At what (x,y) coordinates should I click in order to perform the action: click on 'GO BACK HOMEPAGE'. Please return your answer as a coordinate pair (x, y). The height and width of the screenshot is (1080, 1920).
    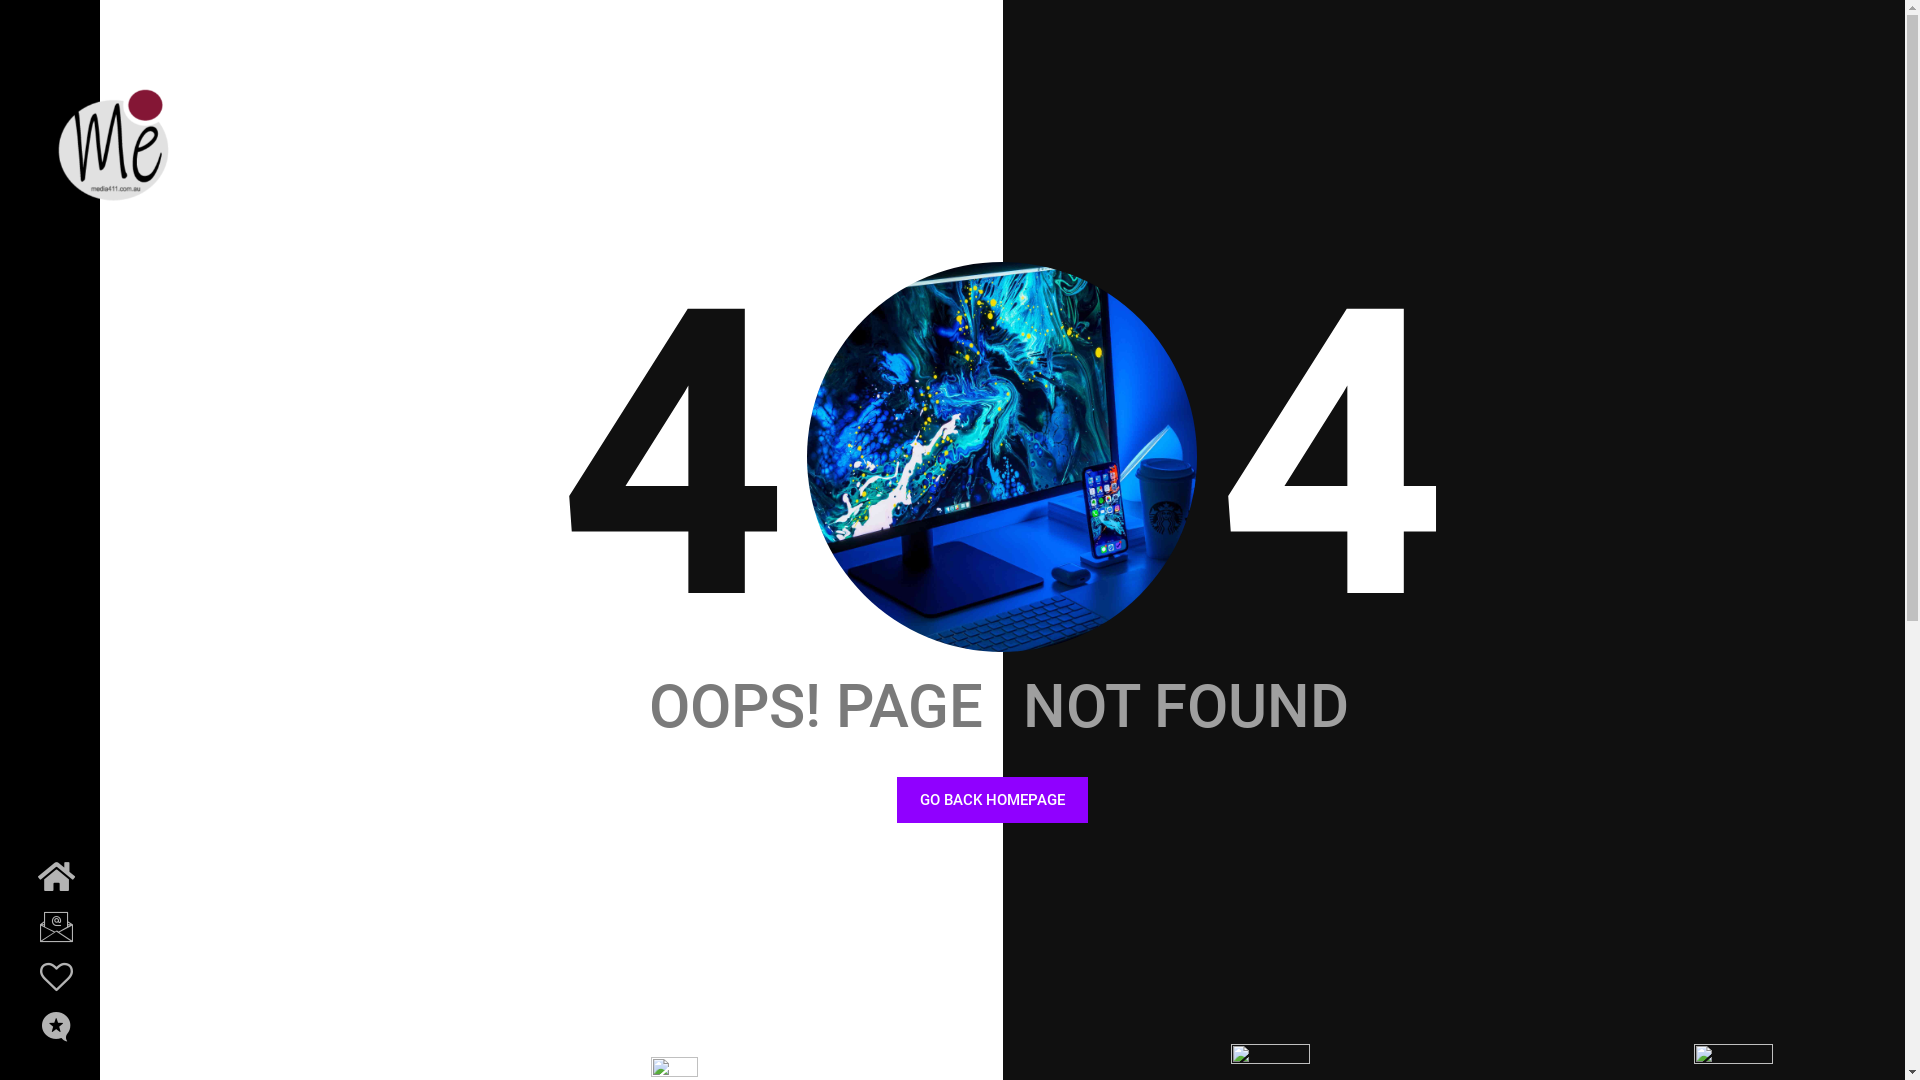
    Looking at the image, I should click on (896, 799).